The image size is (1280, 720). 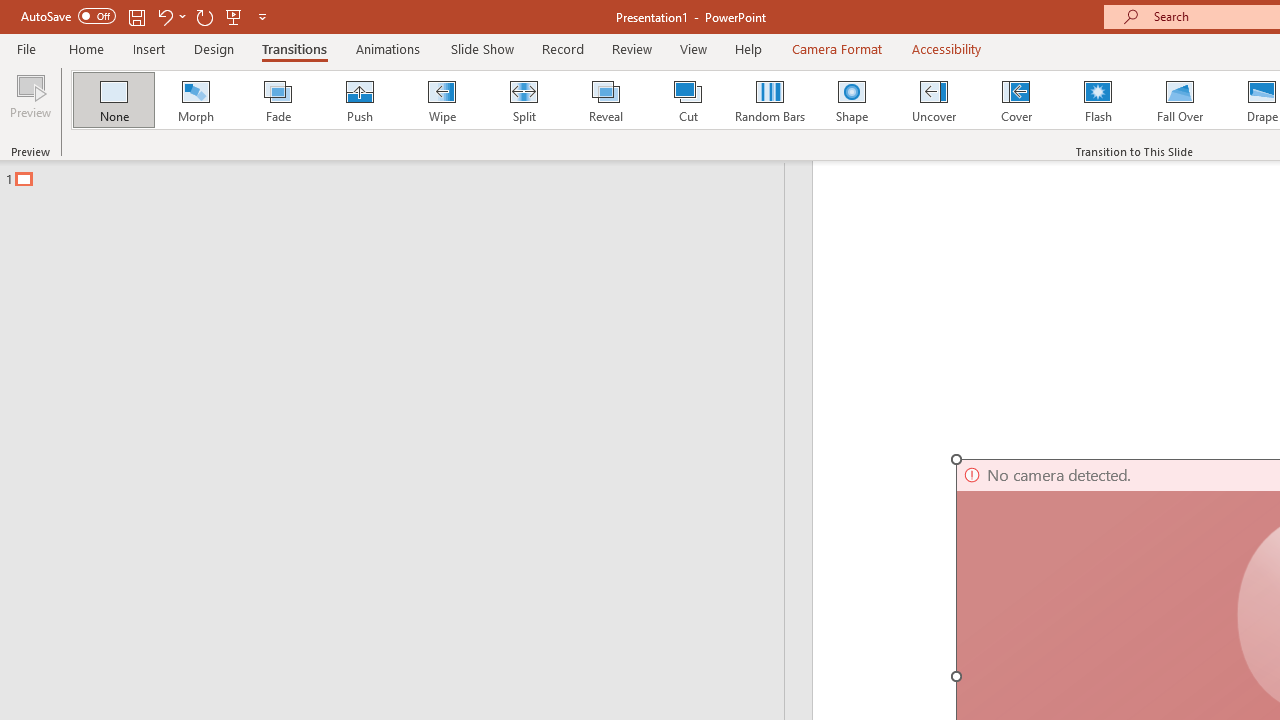 I want to click on 'Preview', so click(x=30, y=103).